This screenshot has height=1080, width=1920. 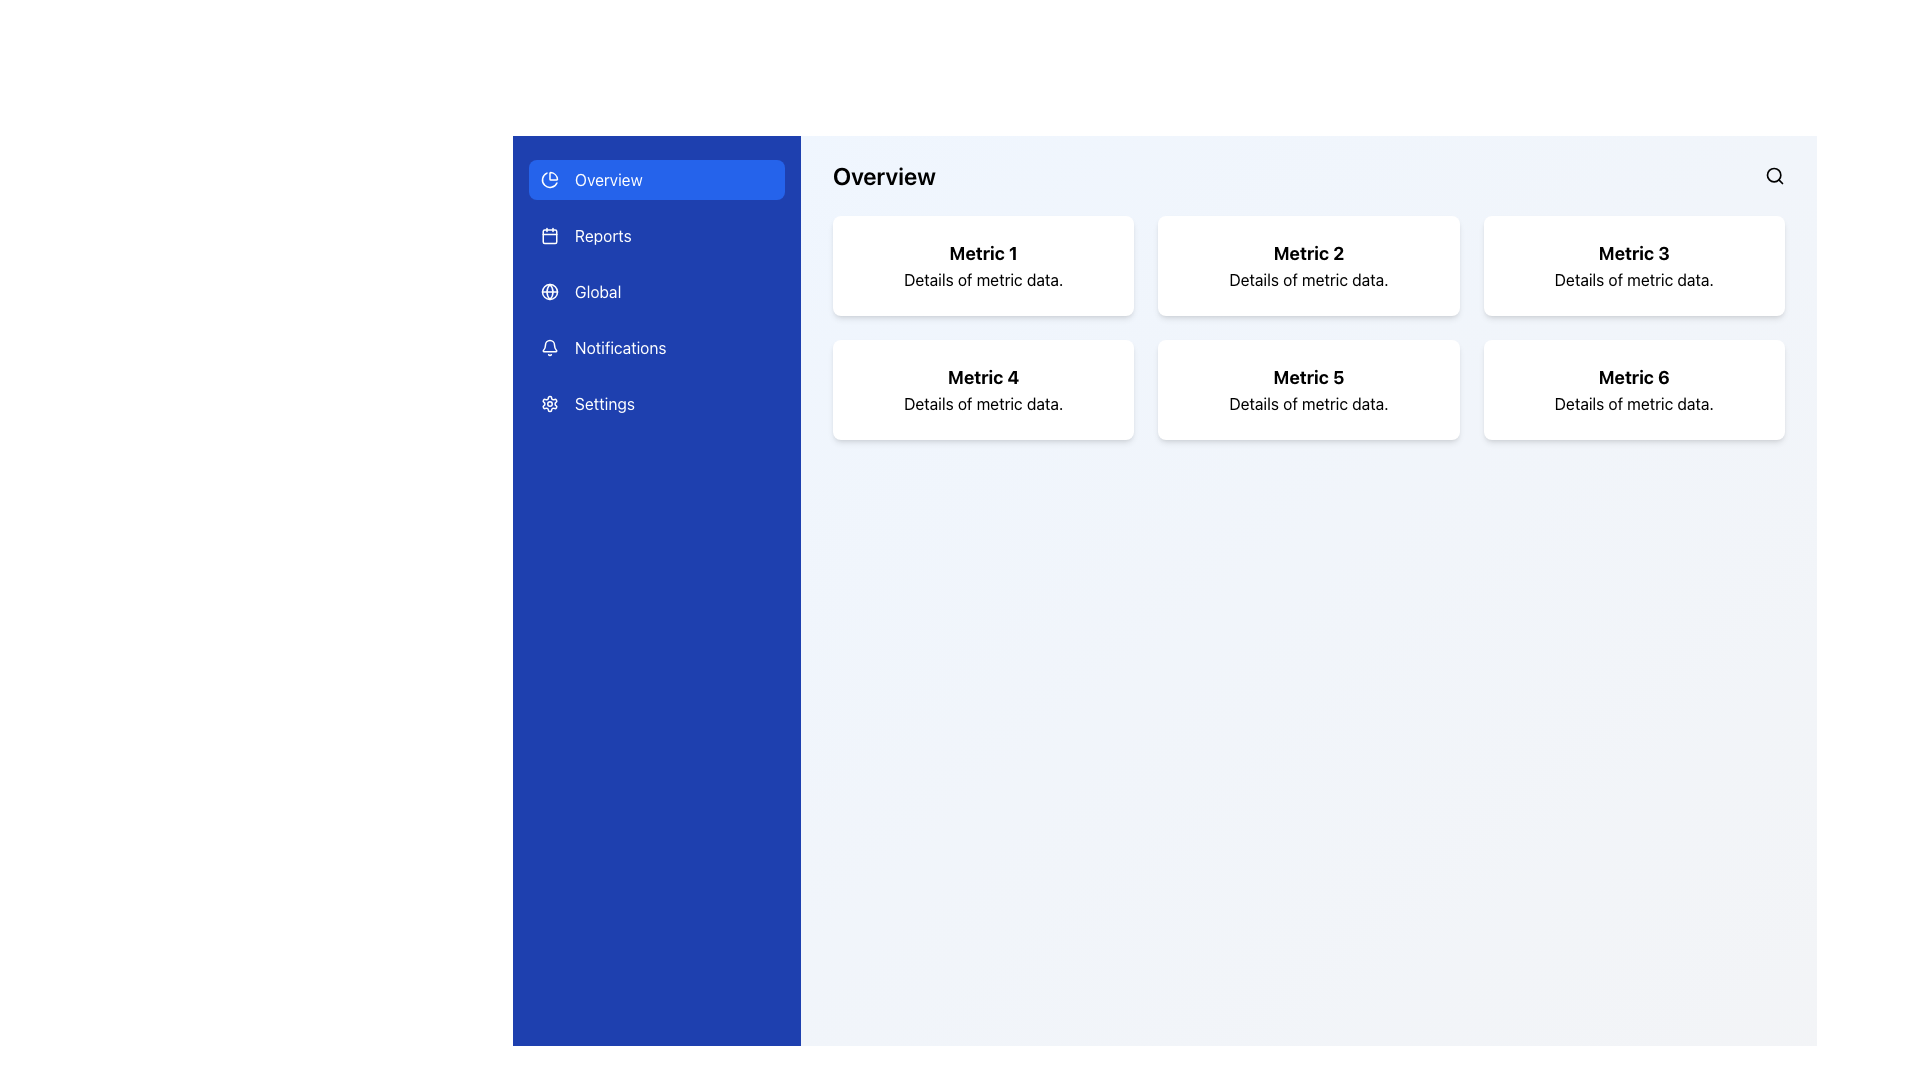 What do you see at coordinates (1309, 389) in the screenshot?
I see `the Informational card displaying 'Metric 5' with a white background and rounded corners, located in the second row, second column of the grid layout` at bounding box center [1309, 389].